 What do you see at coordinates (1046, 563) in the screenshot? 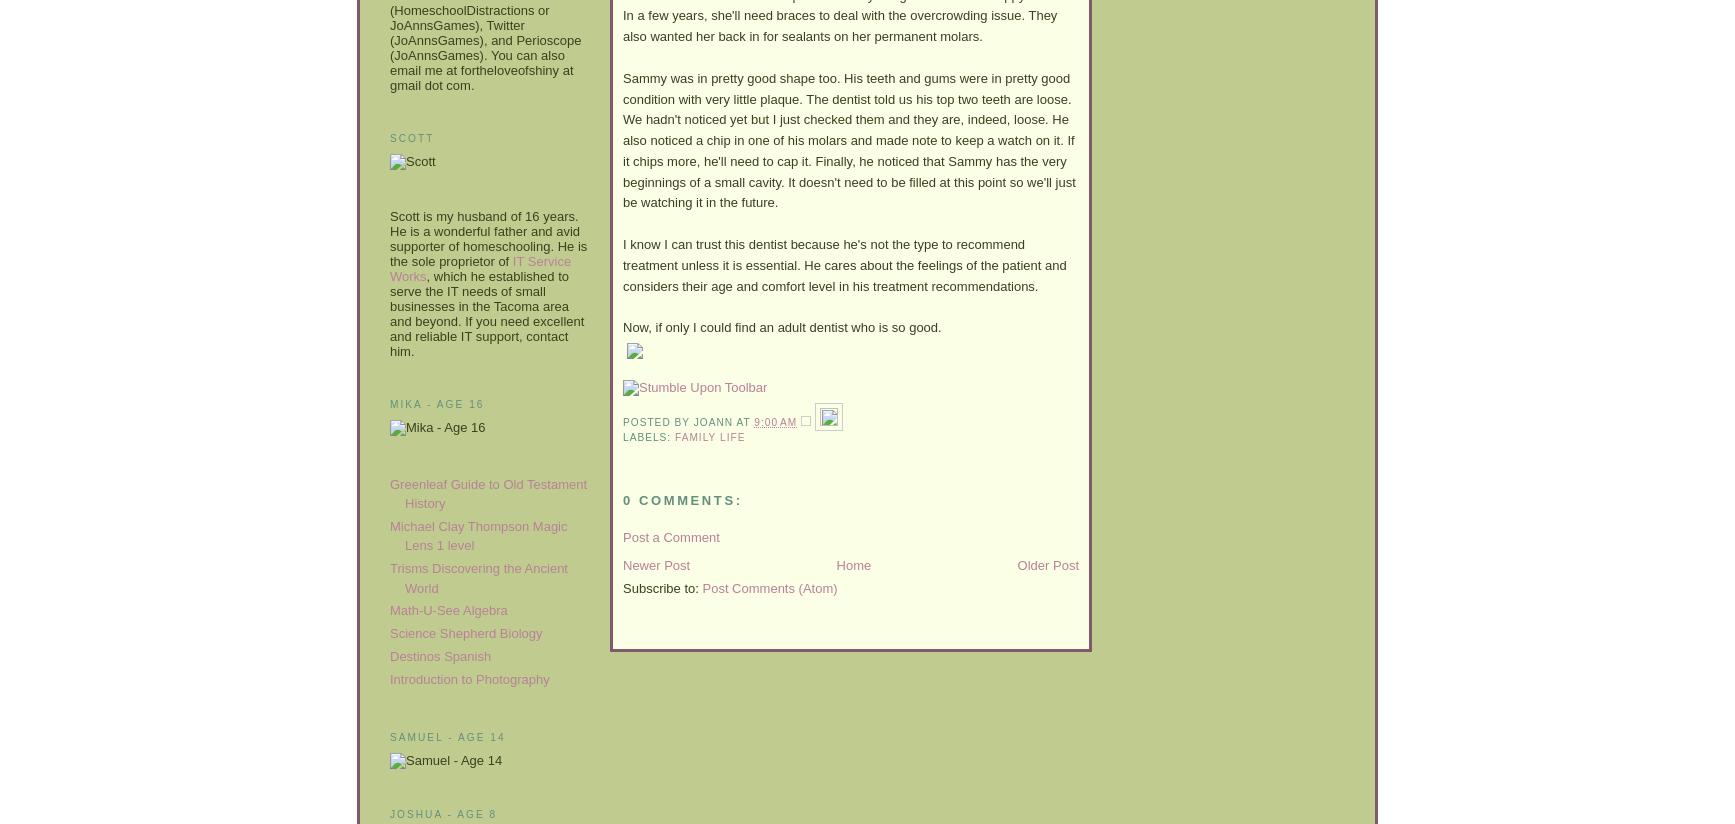
I see `'Older Post'` at bounding box center [1046, 563].